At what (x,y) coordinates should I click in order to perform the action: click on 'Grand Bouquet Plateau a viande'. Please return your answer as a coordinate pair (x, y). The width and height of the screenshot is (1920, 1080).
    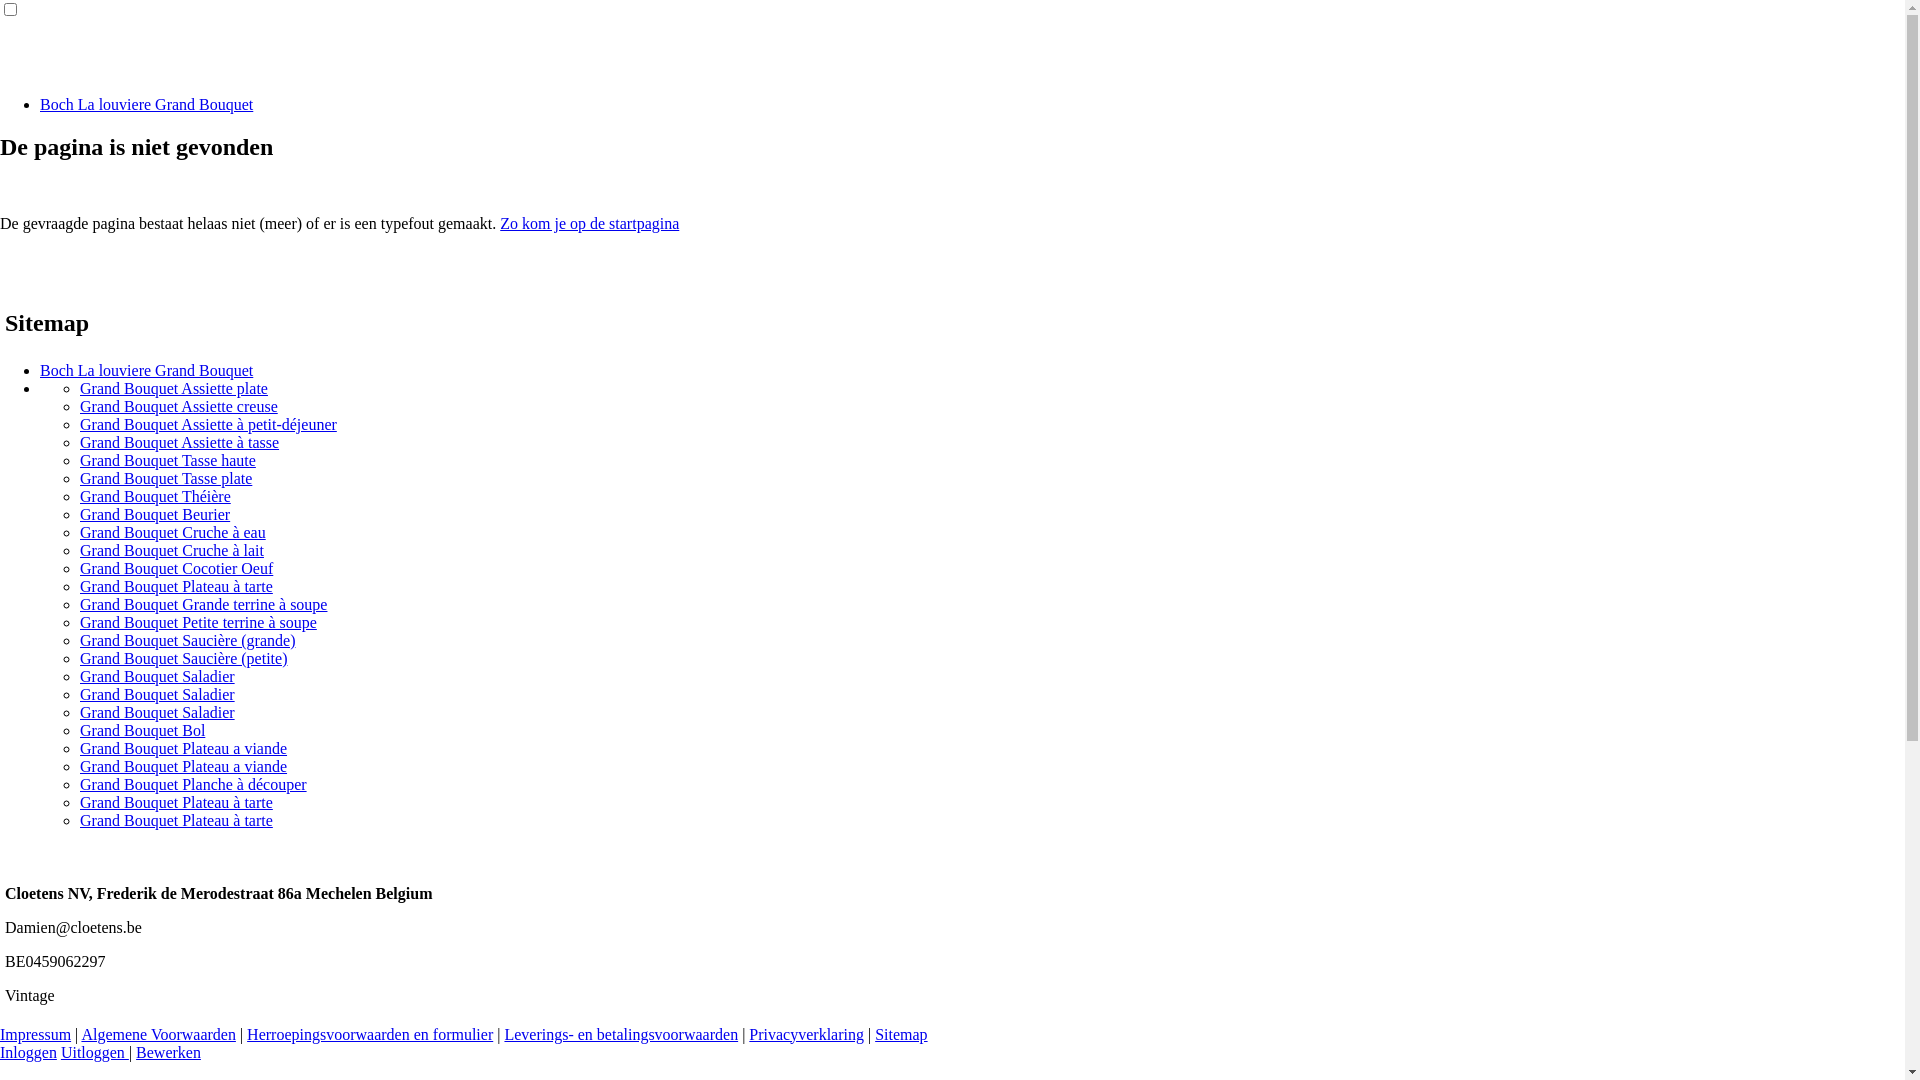
    Looking at the image, I should click on (80, 748).